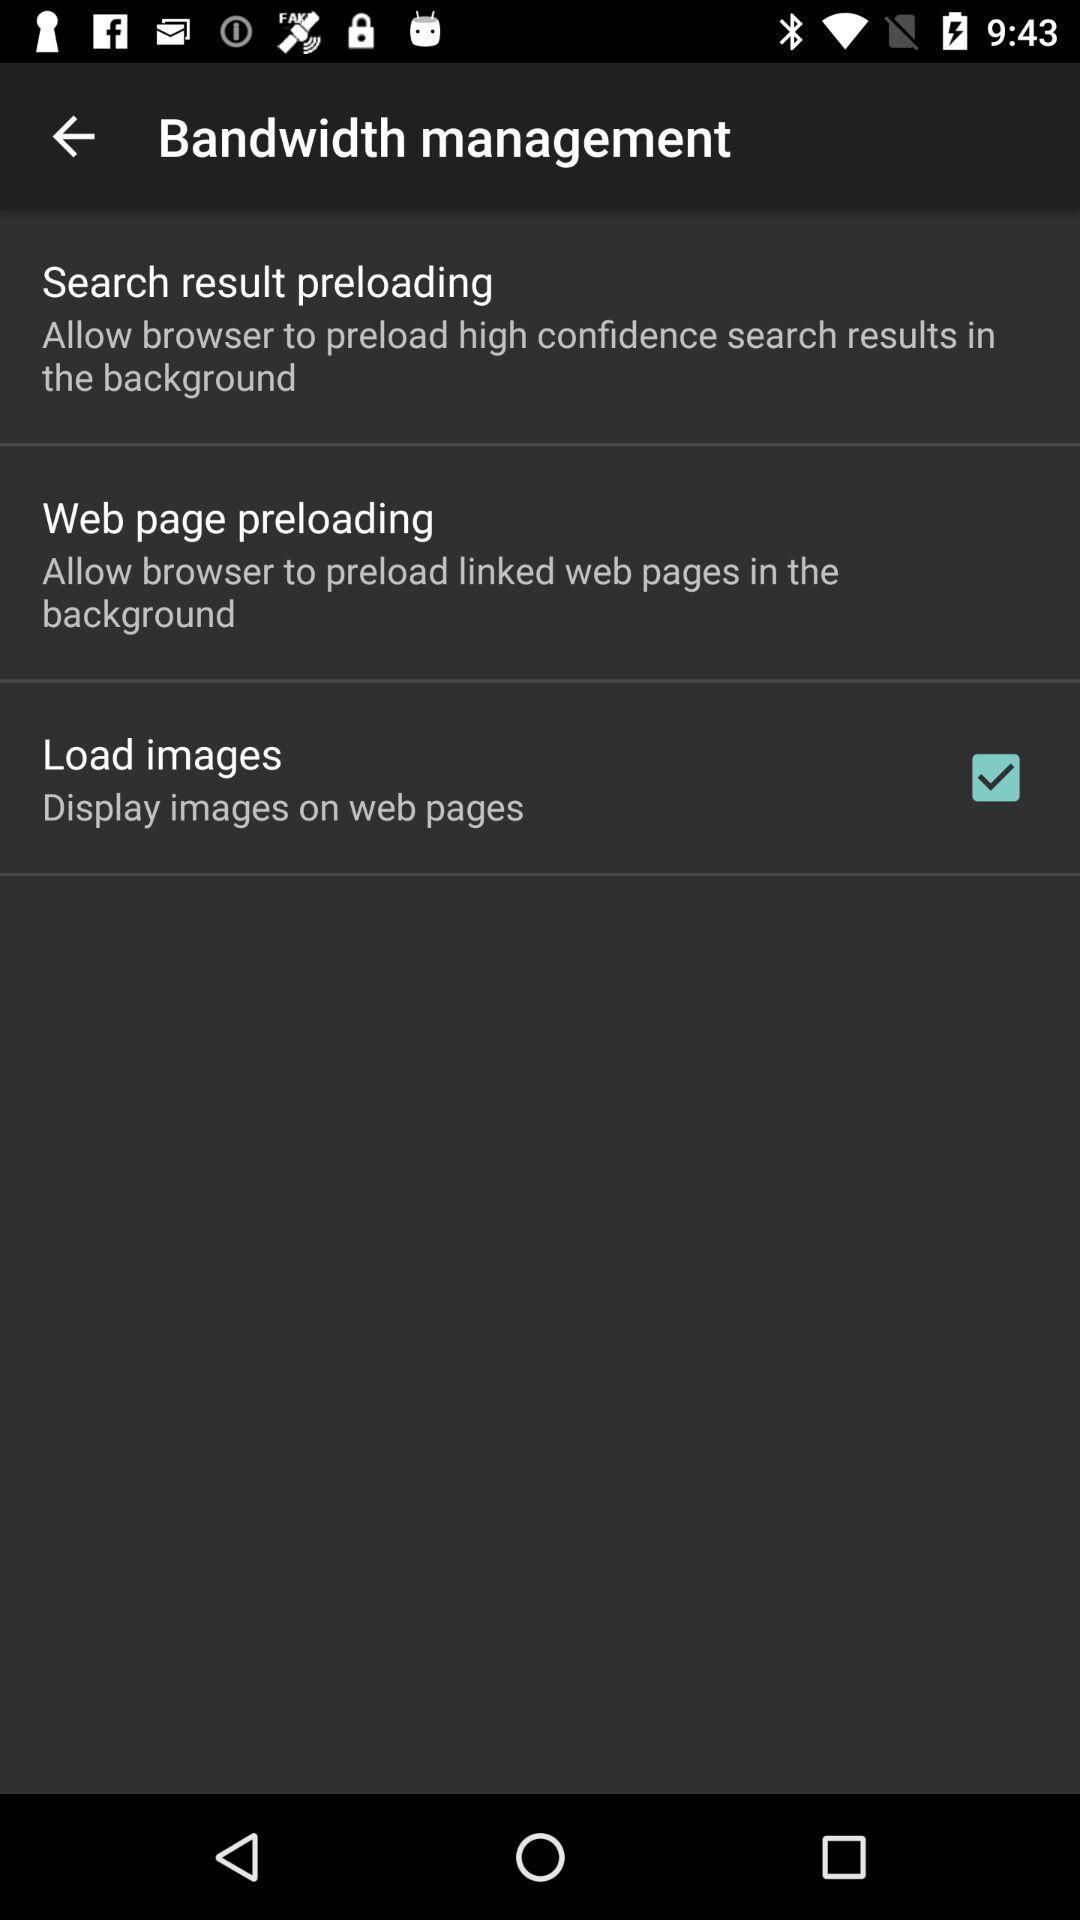  I want to click on item above the allow browser to app, so click(237, 516).